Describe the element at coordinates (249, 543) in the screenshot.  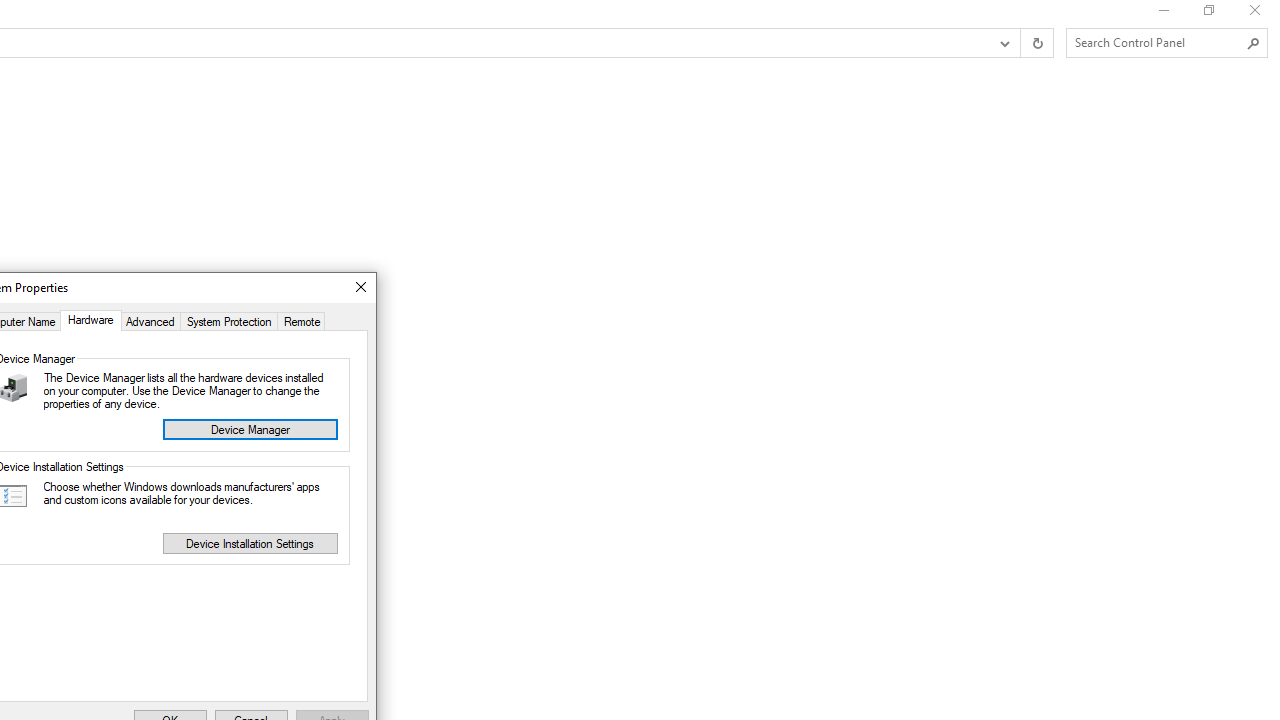
I see `'Device Installation Settings'` at that location.